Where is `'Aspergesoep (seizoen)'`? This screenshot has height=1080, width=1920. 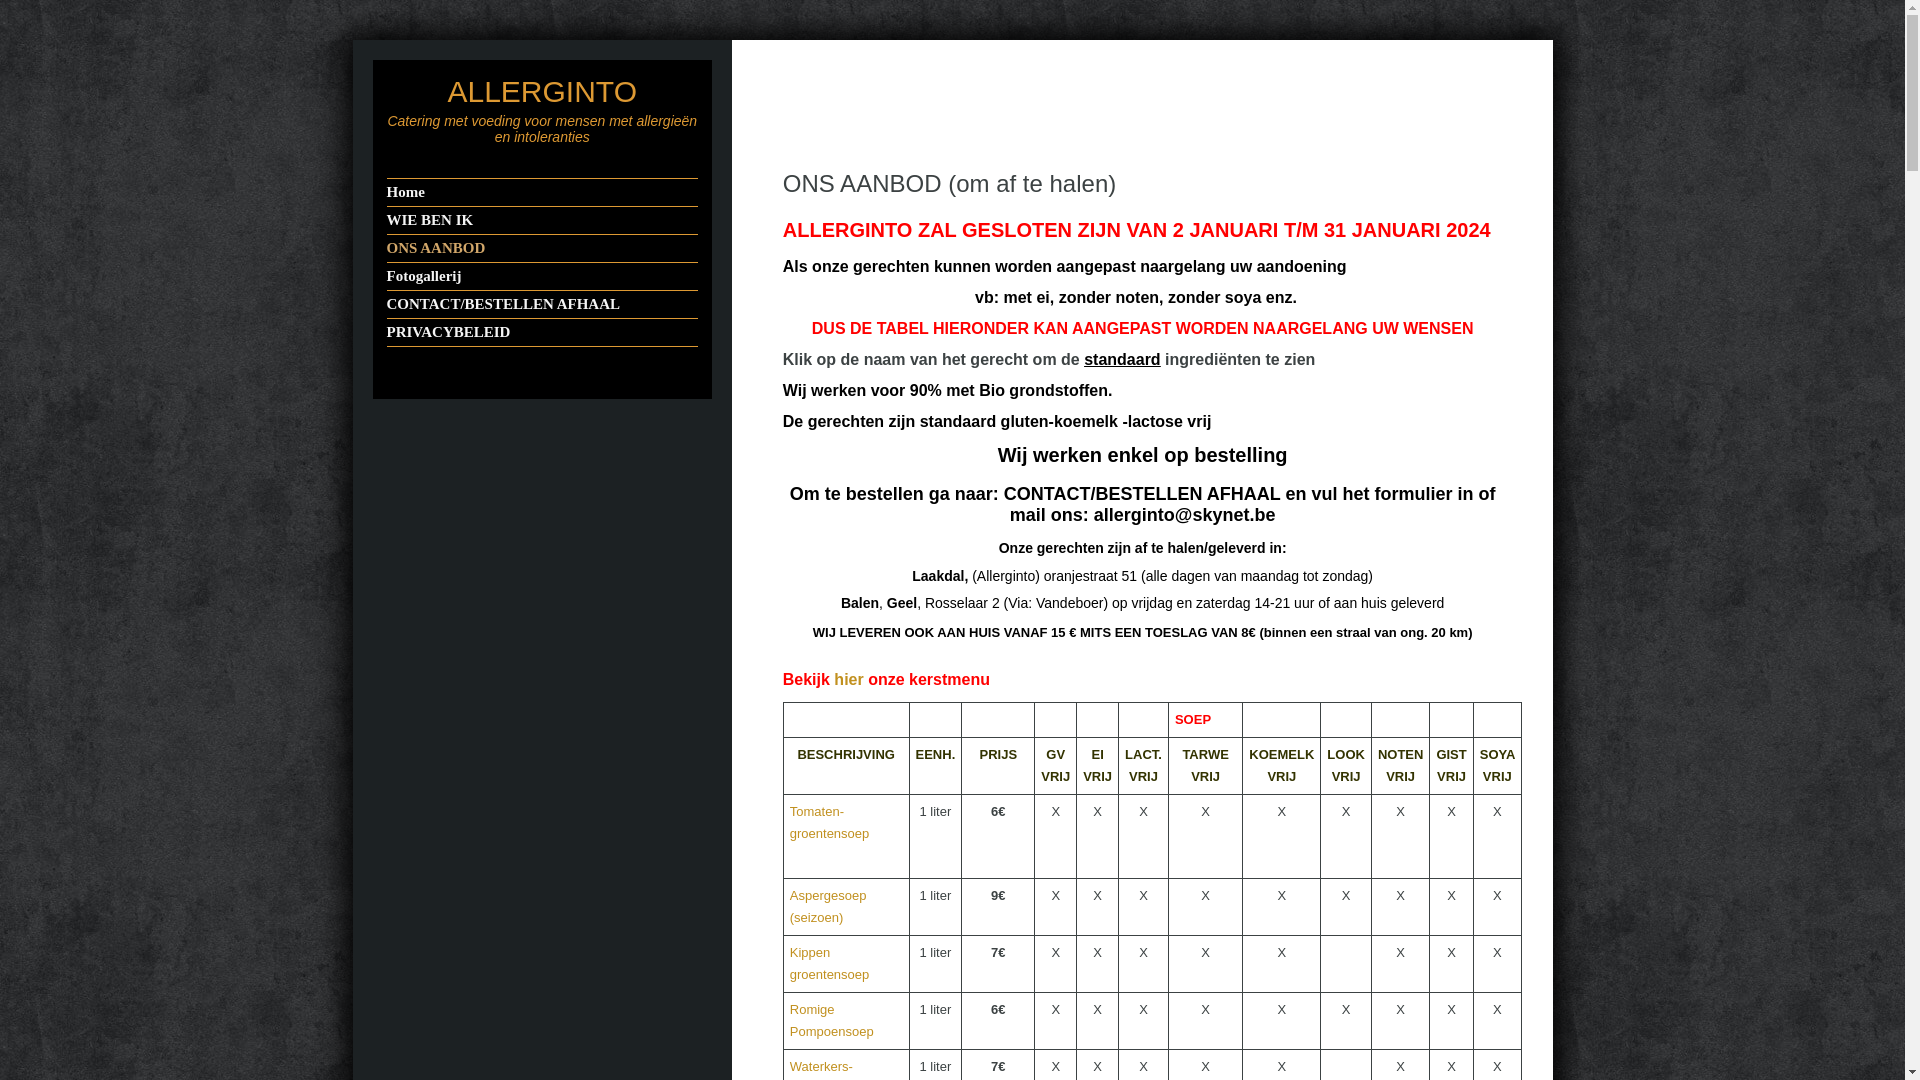
'Aspergesoep (seizoen)' is located at coordinates (828, 906).